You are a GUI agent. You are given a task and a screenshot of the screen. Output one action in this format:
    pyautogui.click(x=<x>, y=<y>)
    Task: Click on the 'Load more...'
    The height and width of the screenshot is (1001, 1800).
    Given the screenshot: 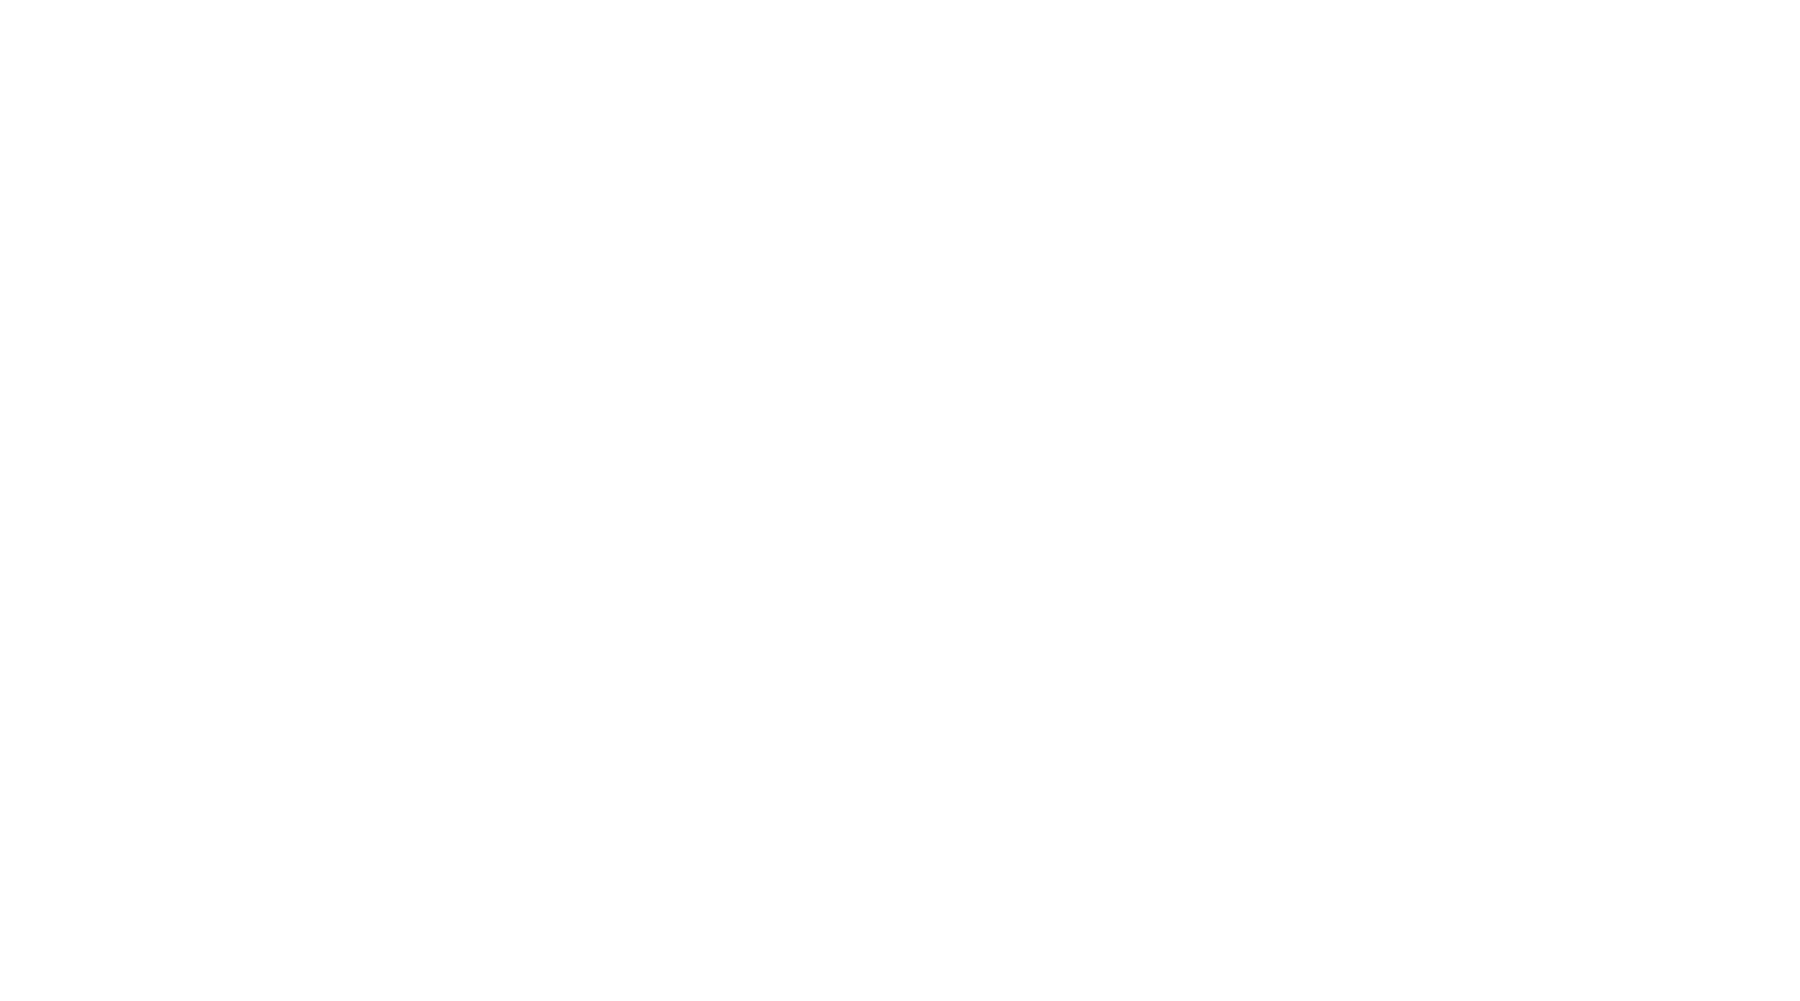 What is the action you would take?
    pyautogui.click(x=385, y=456)
    